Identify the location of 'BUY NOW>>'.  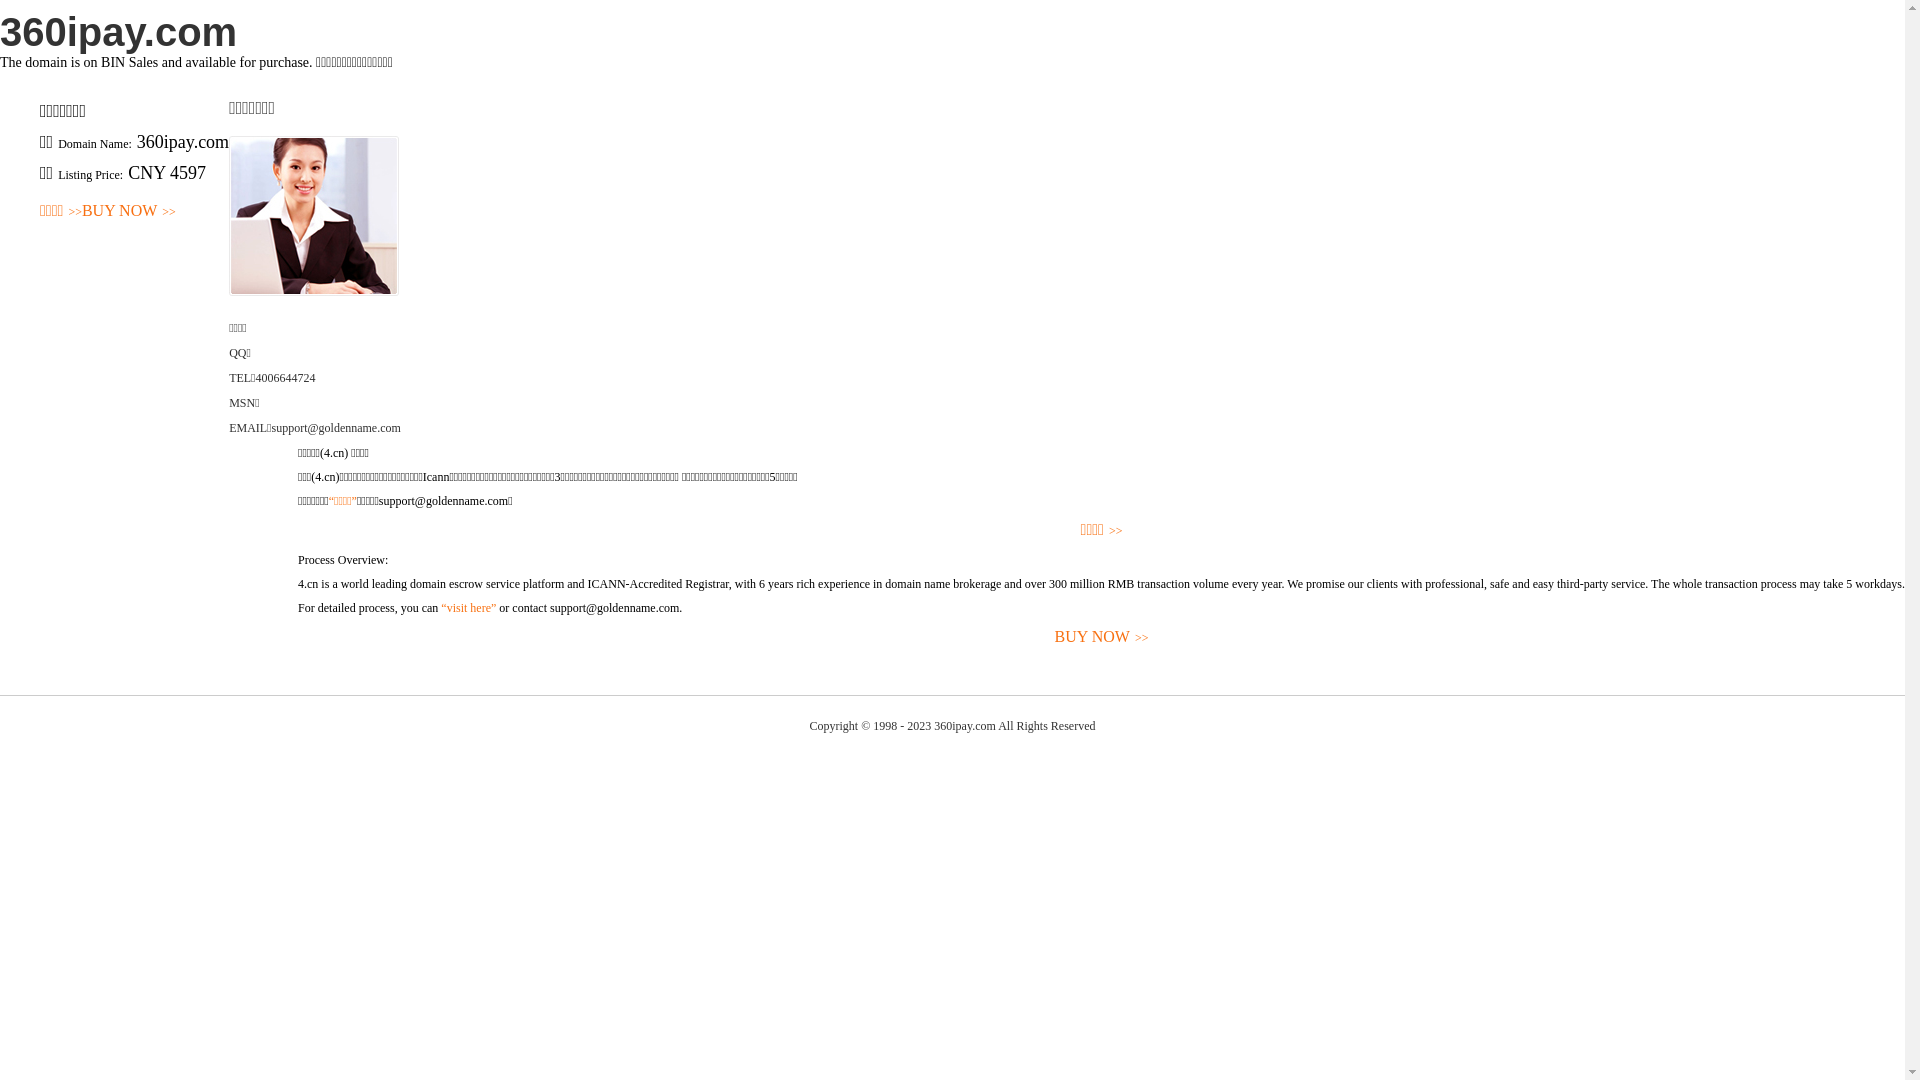
(128, 211).